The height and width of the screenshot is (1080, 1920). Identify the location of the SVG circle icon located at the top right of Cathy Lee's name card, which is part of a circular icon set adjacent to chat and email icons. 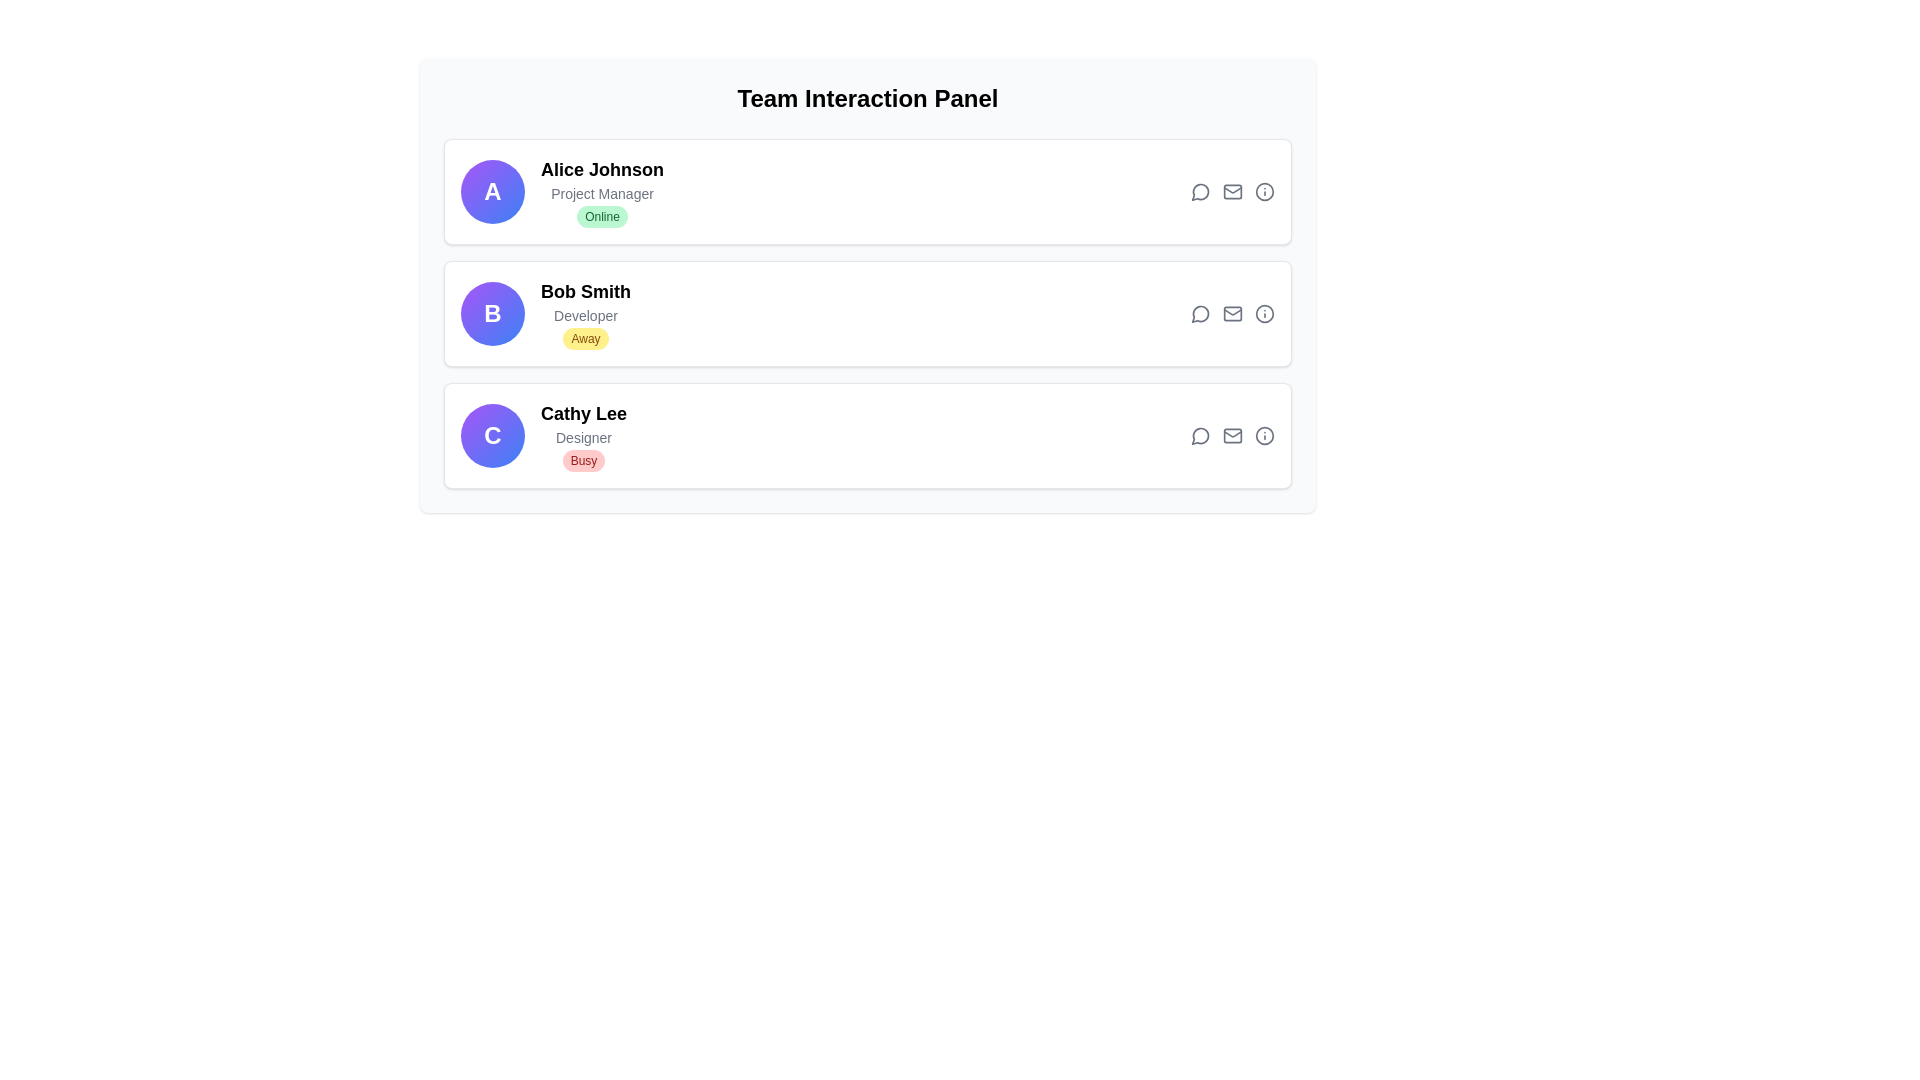
(1264, 434).